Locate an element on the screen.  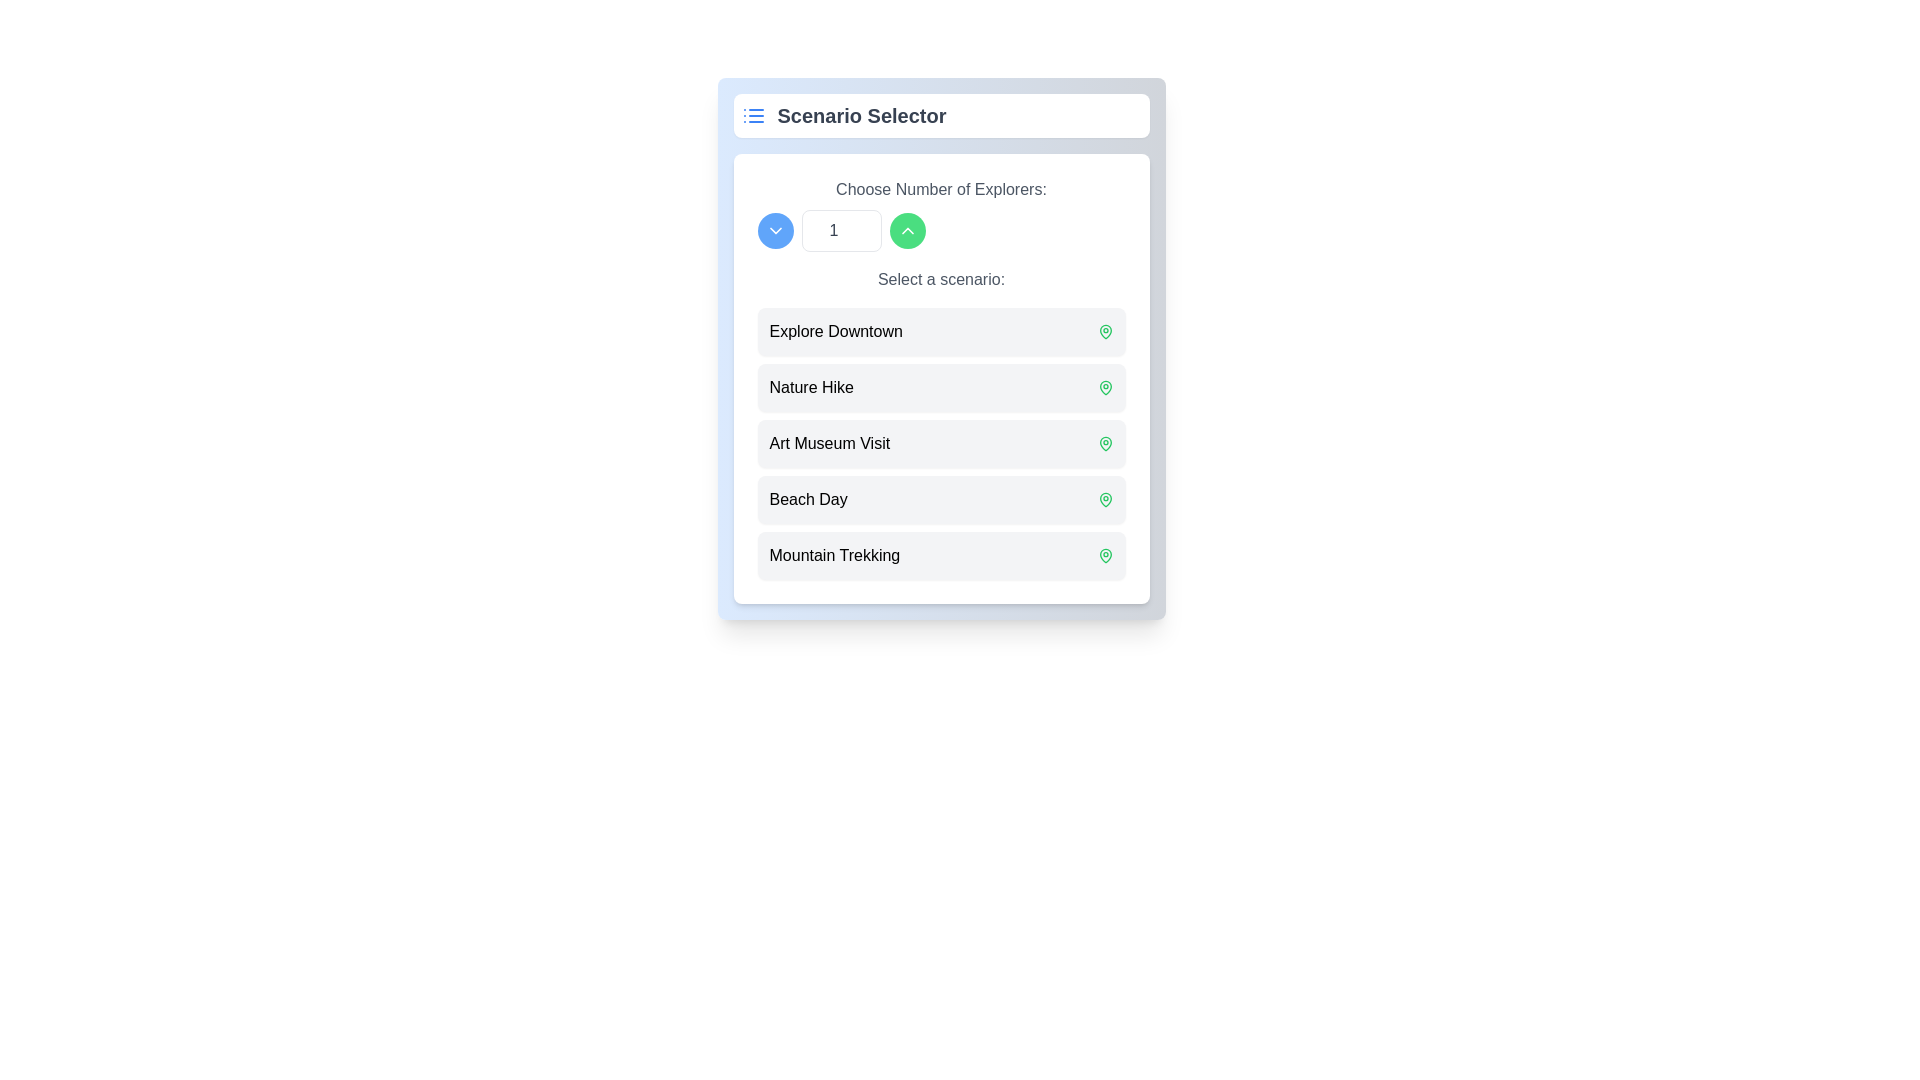
the third selectable option in the 'Scenario Selector' list related to an art museum visit is located at coordinates (940, 442).